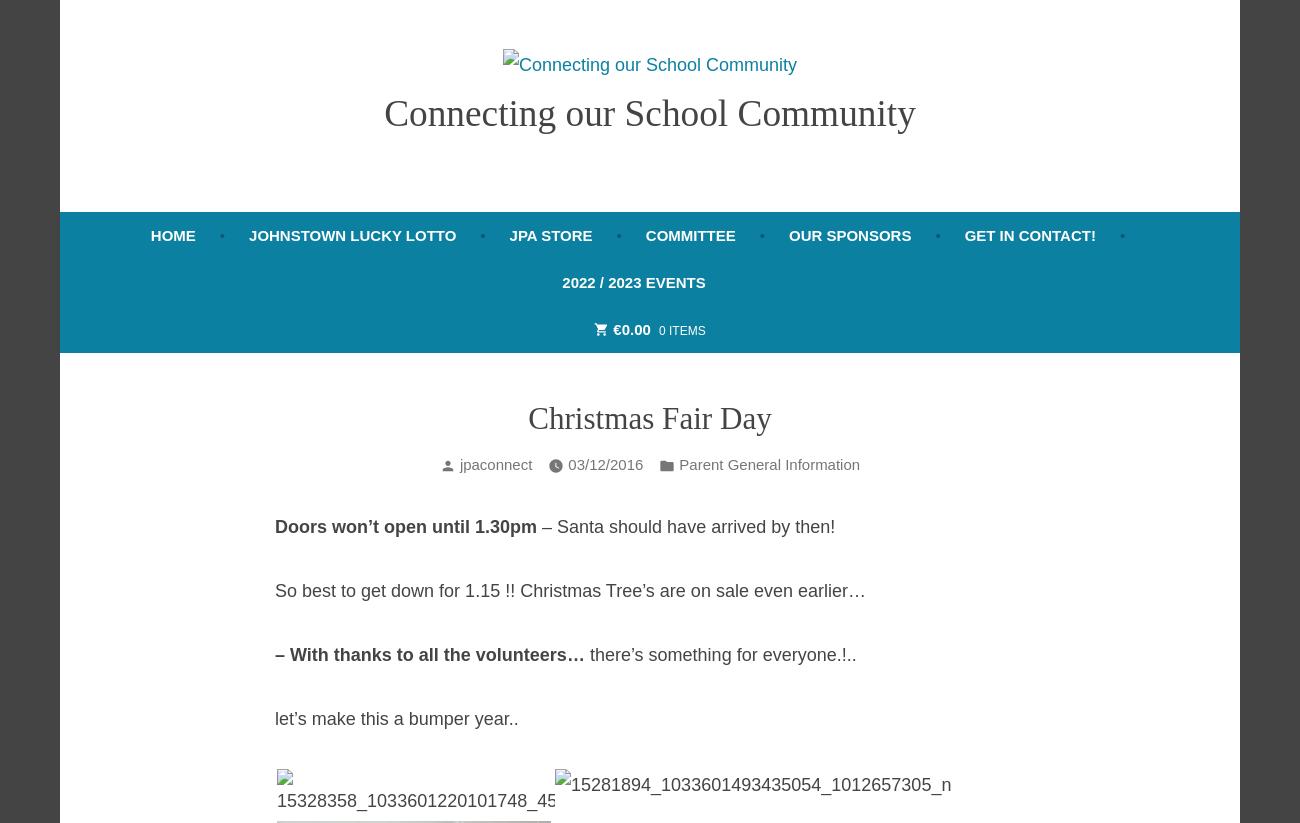 This screenshot has height=823, width=1300. I want to click on 'Parent General Information', so click(768, 463).